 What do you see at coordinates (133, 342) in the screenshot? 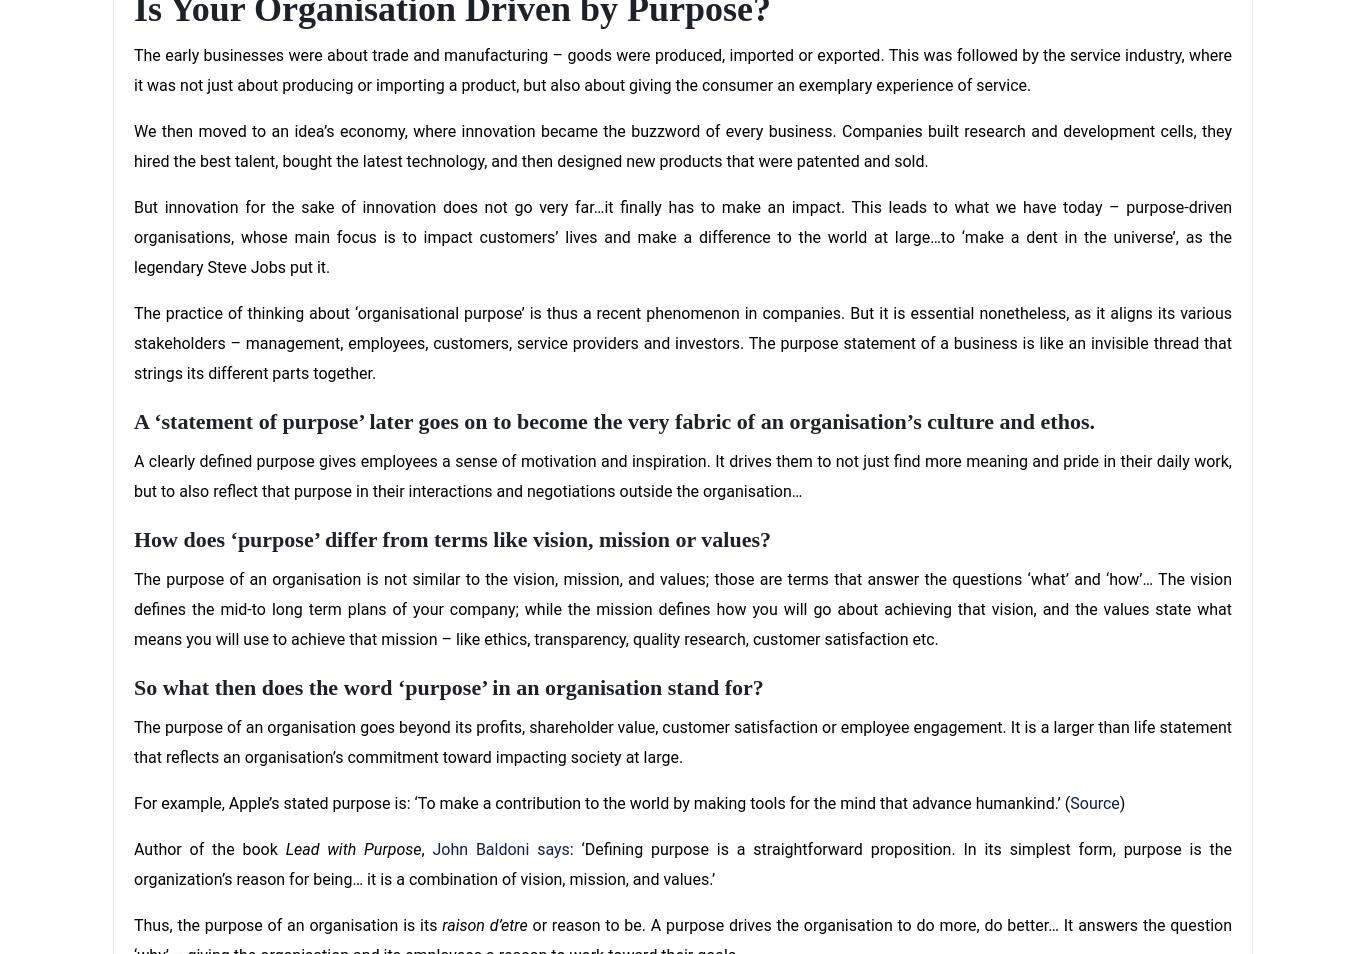
I see `'The practice of thinking about ‘organisational purpose’ is thus a recent phenomenon in companies. But it is essential nonetheless, as it aligns its various stakeholders – management, employees, customers, service providers and investors. The purpose statement of a business is like an invisible thread that strings its different parts together.'` at bounding box center [133, 342].